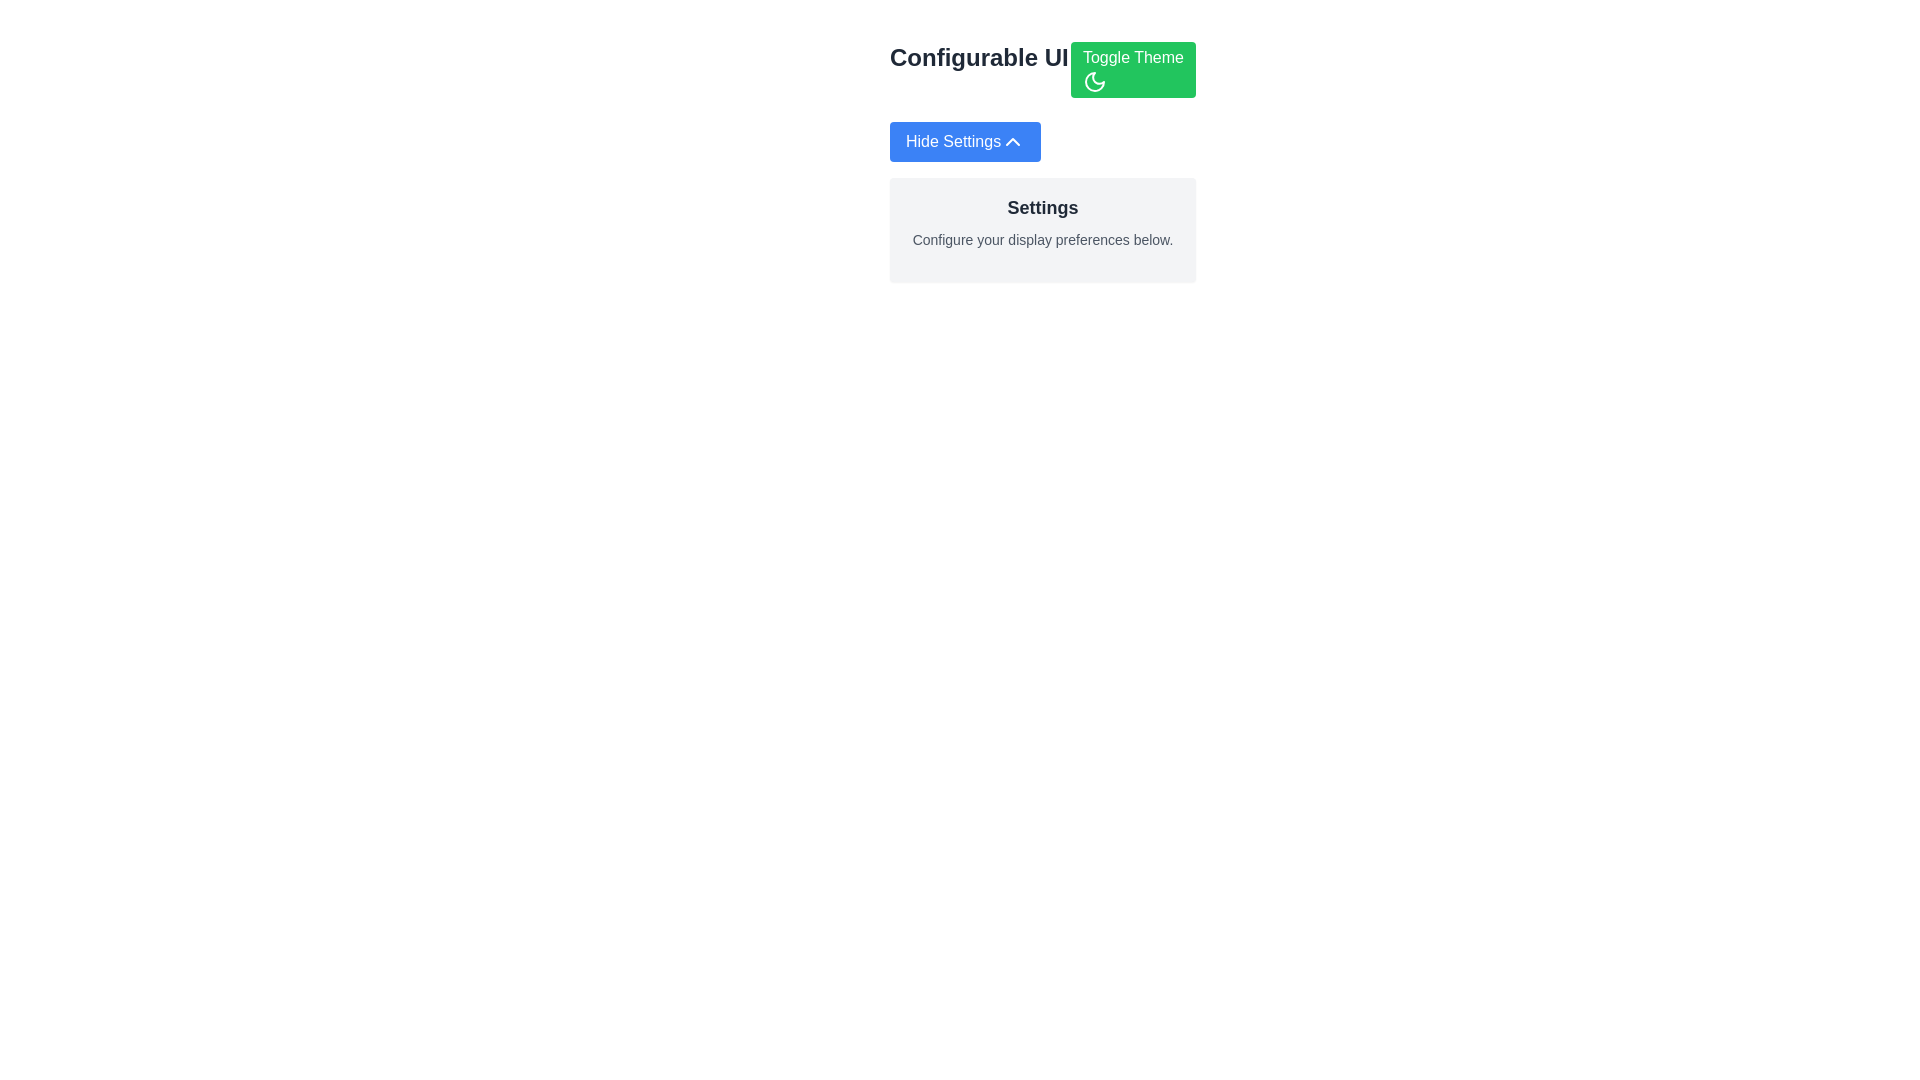 Image resolution: width=1920 pixels, height=1080 pixels. Describe the element at coordinates (1013, 141) in the screenshot. I see `the upward chevron icon located on the right side of the 'Hide Settings' button` at that location.